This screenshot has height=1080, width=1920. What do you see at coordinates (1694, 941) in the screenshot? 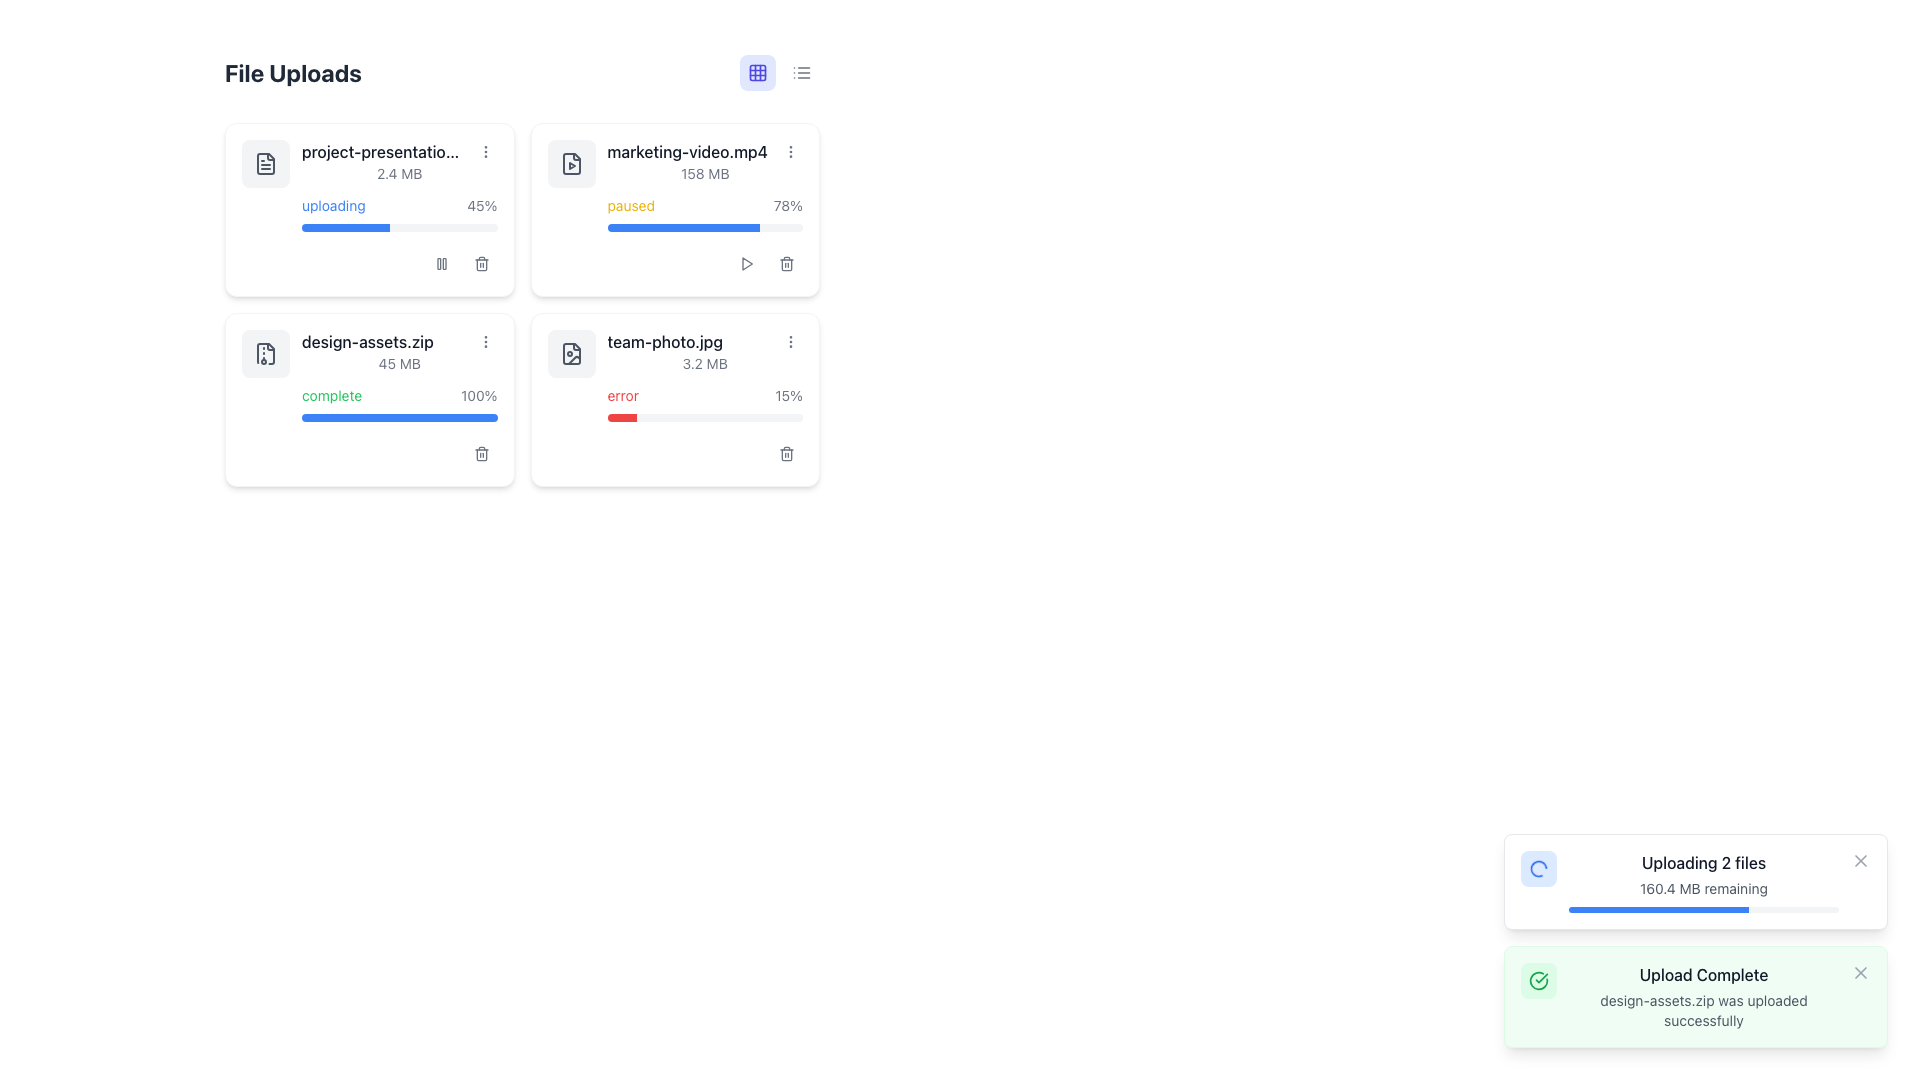
I see `the closure or additional options of the Notification Area displaying 'Upload Complete' with details on successful uploads, positioned in the bottom right corner of the interface` at bounding box center [1694, 941].